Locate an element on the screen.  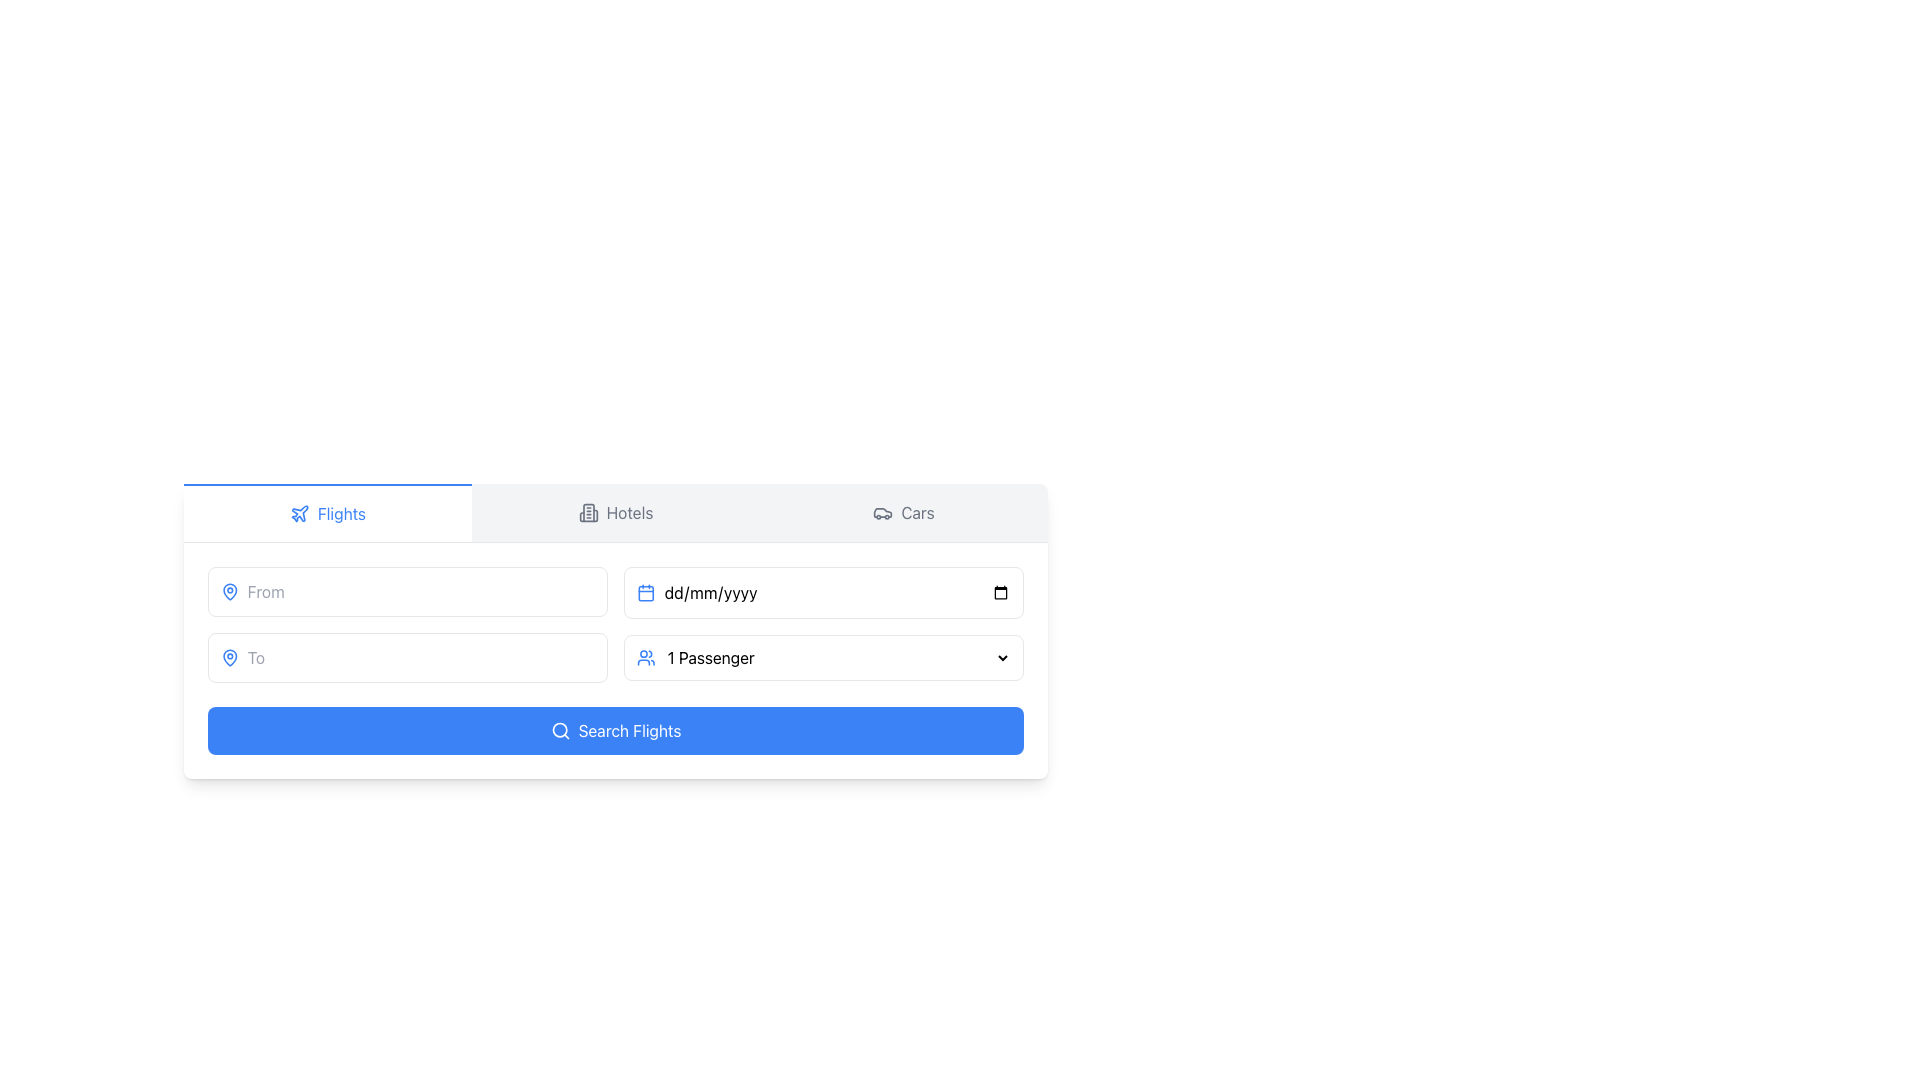
the travel date using the date picker in the flight search widget, which is centrally located below the navigation tabs for 'Flights', 'Hotels', and 'Cars' is located at coordinates (614, 631).